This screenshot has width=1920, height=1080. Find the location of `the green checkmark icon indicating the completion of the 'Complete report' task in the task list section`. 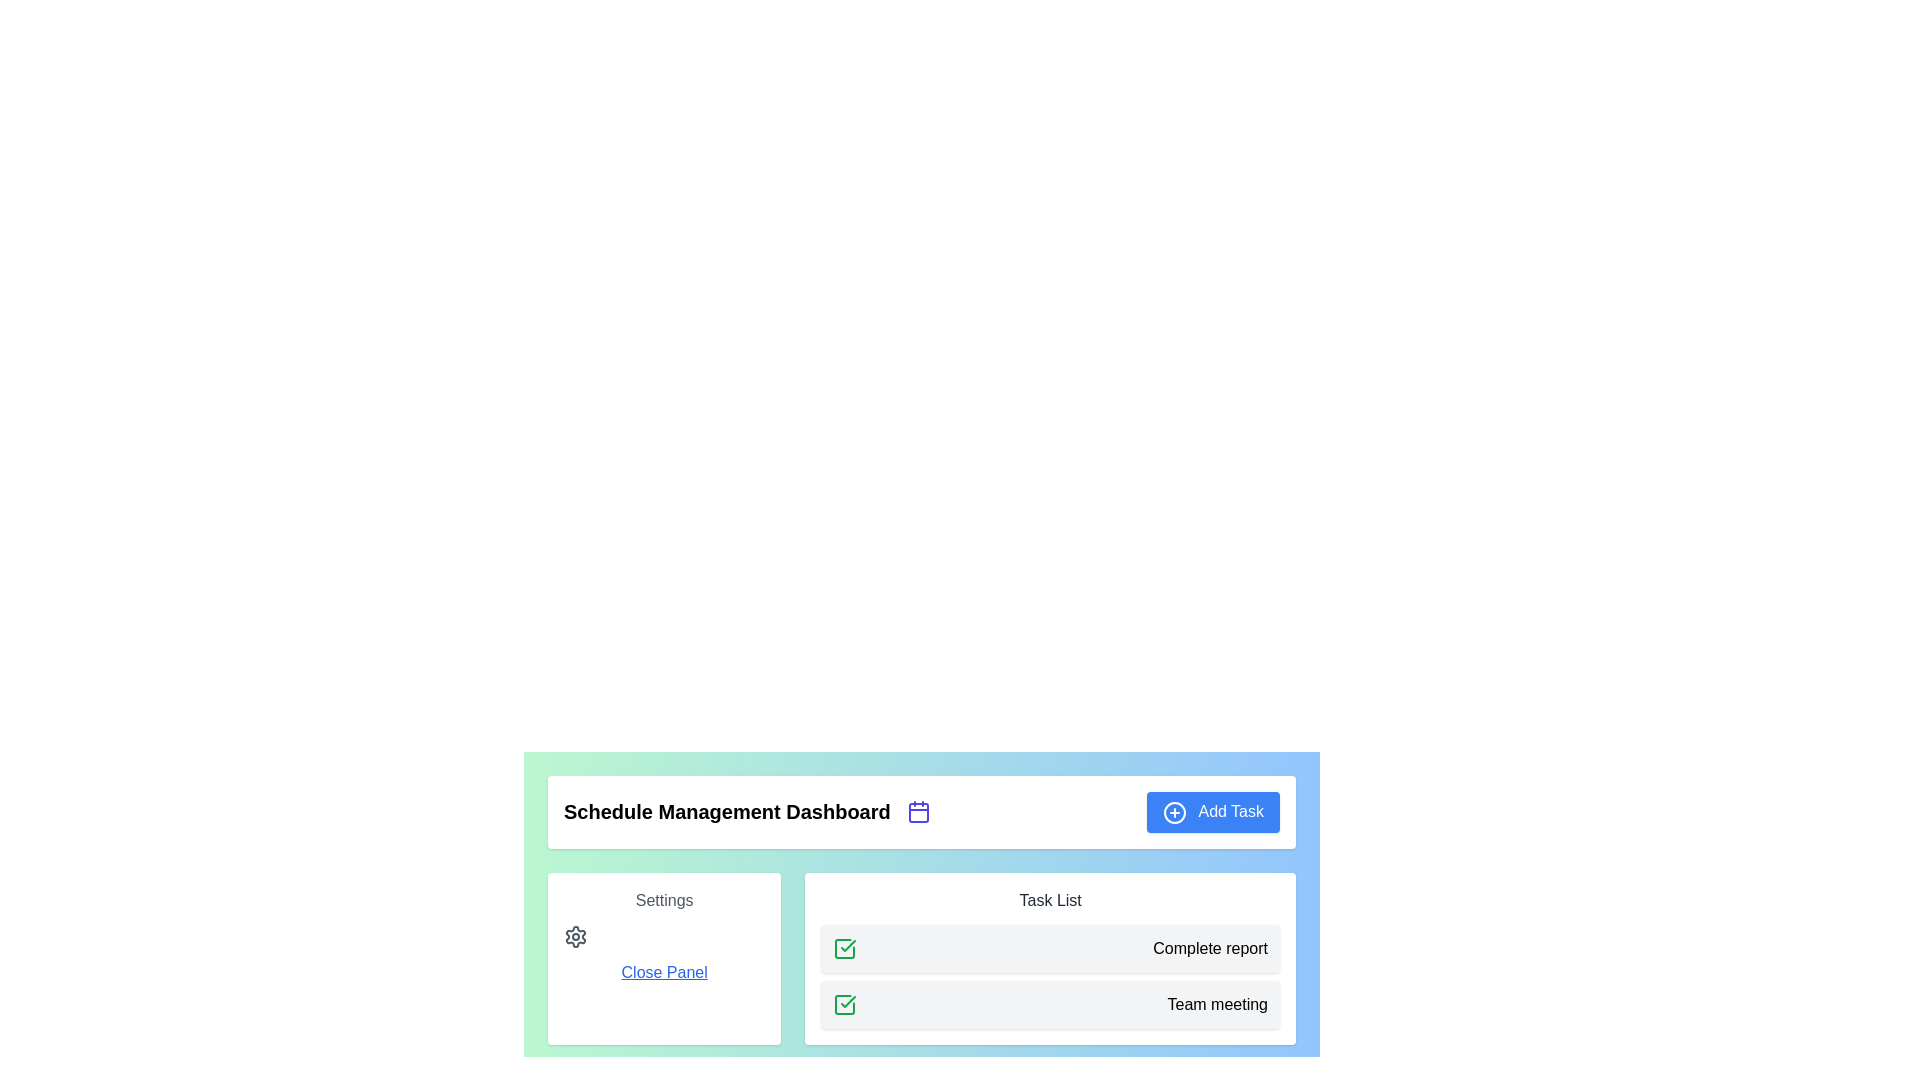

the green checkmark icon indicating the completion of the 'Complete report' task in the task list section is located at coordinates (848, 1001).